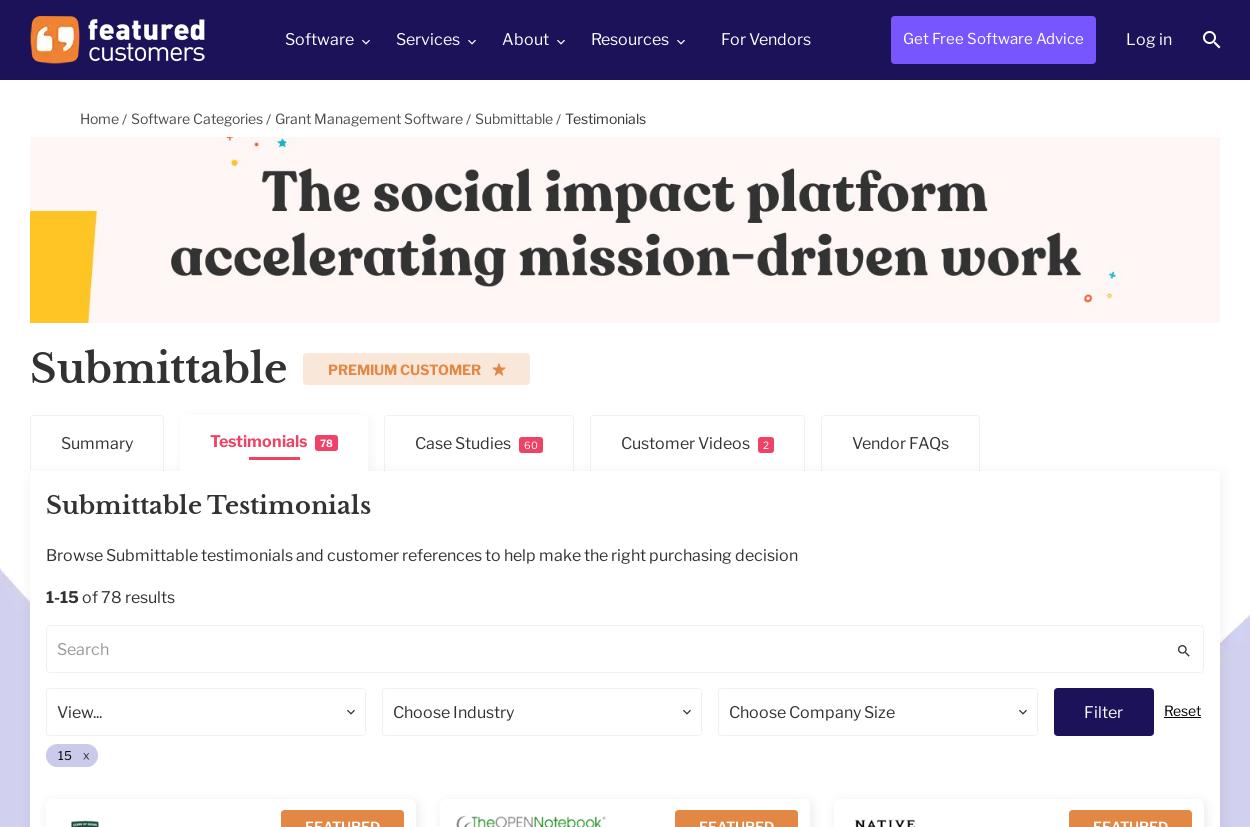  What do you see at coordinates (96, 442) in the screenshot?
I see `'Summary'` at bounding box center [96, 442].